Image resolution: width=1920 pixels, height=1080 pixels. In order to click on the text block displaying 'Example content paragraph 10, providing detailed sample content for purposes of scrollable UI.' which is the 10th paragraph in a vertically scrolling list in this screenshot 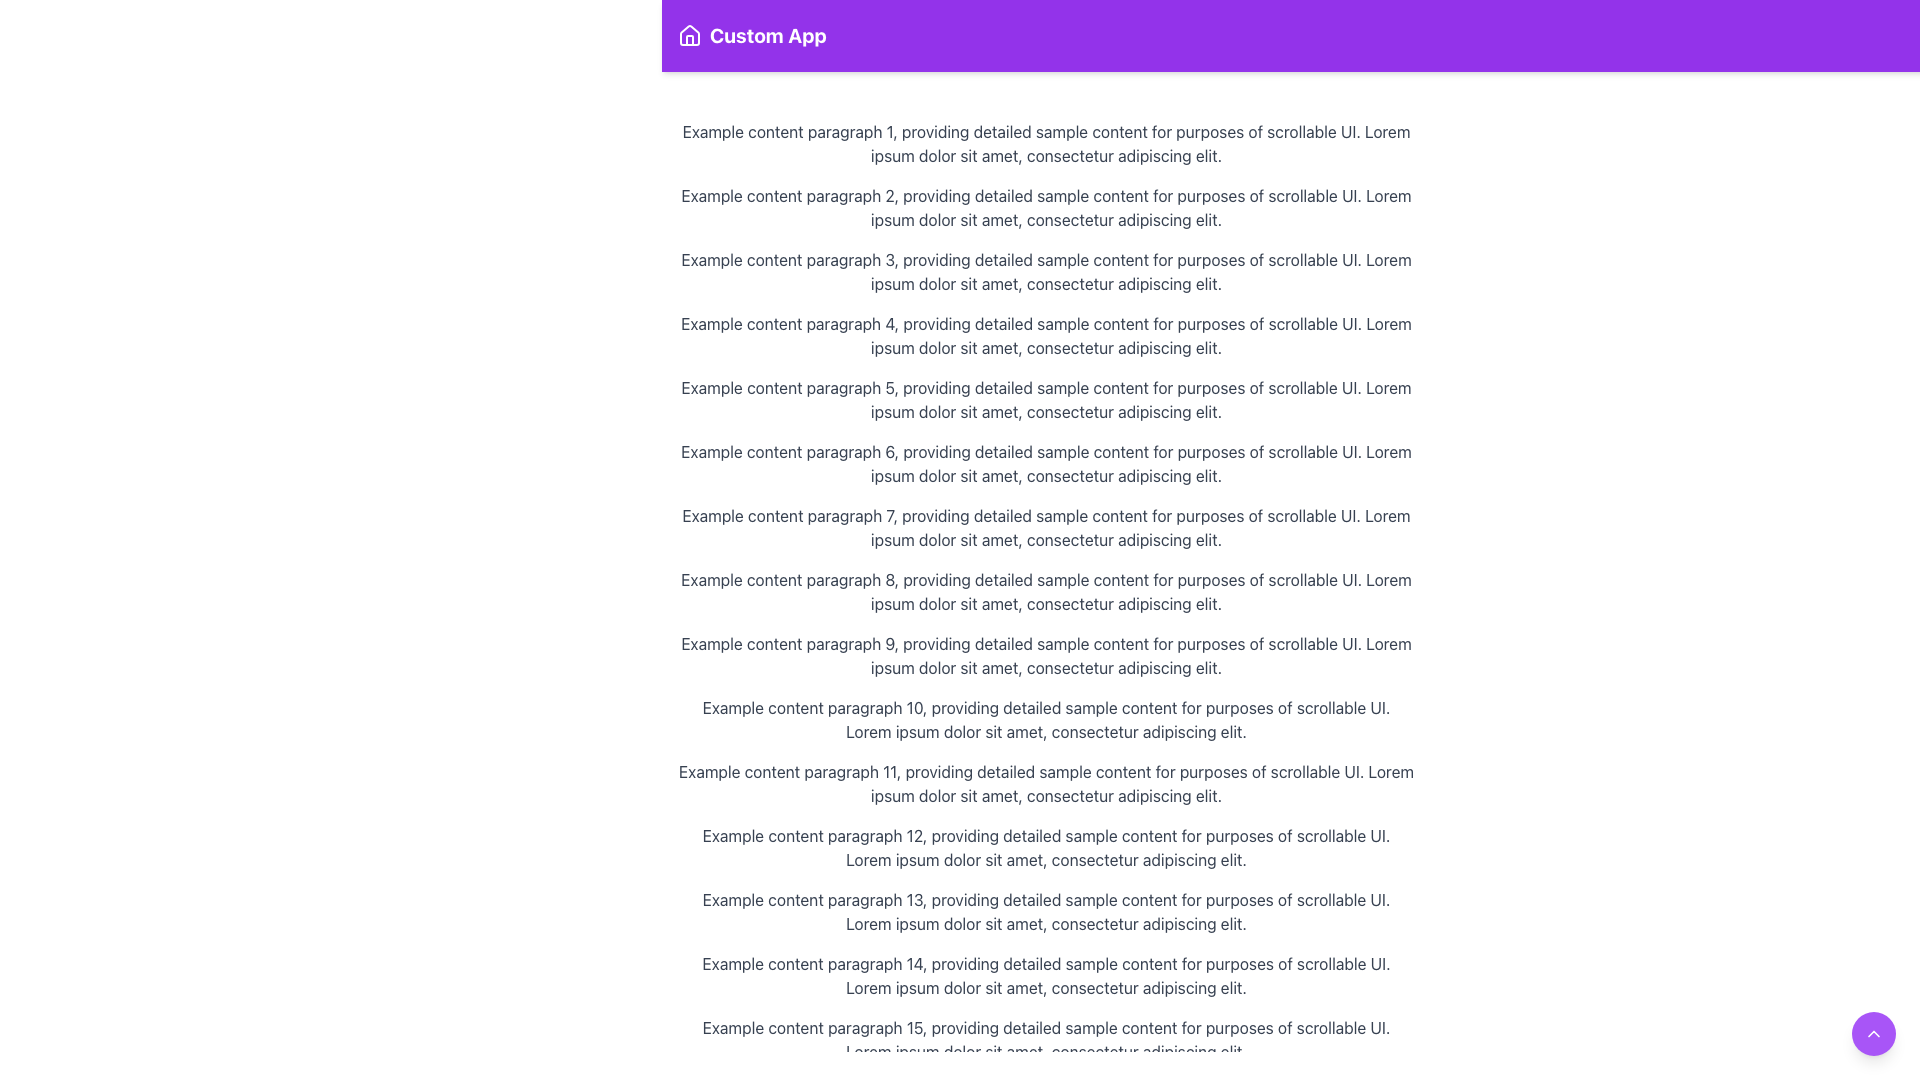, I will do `click(1045, 720)`.